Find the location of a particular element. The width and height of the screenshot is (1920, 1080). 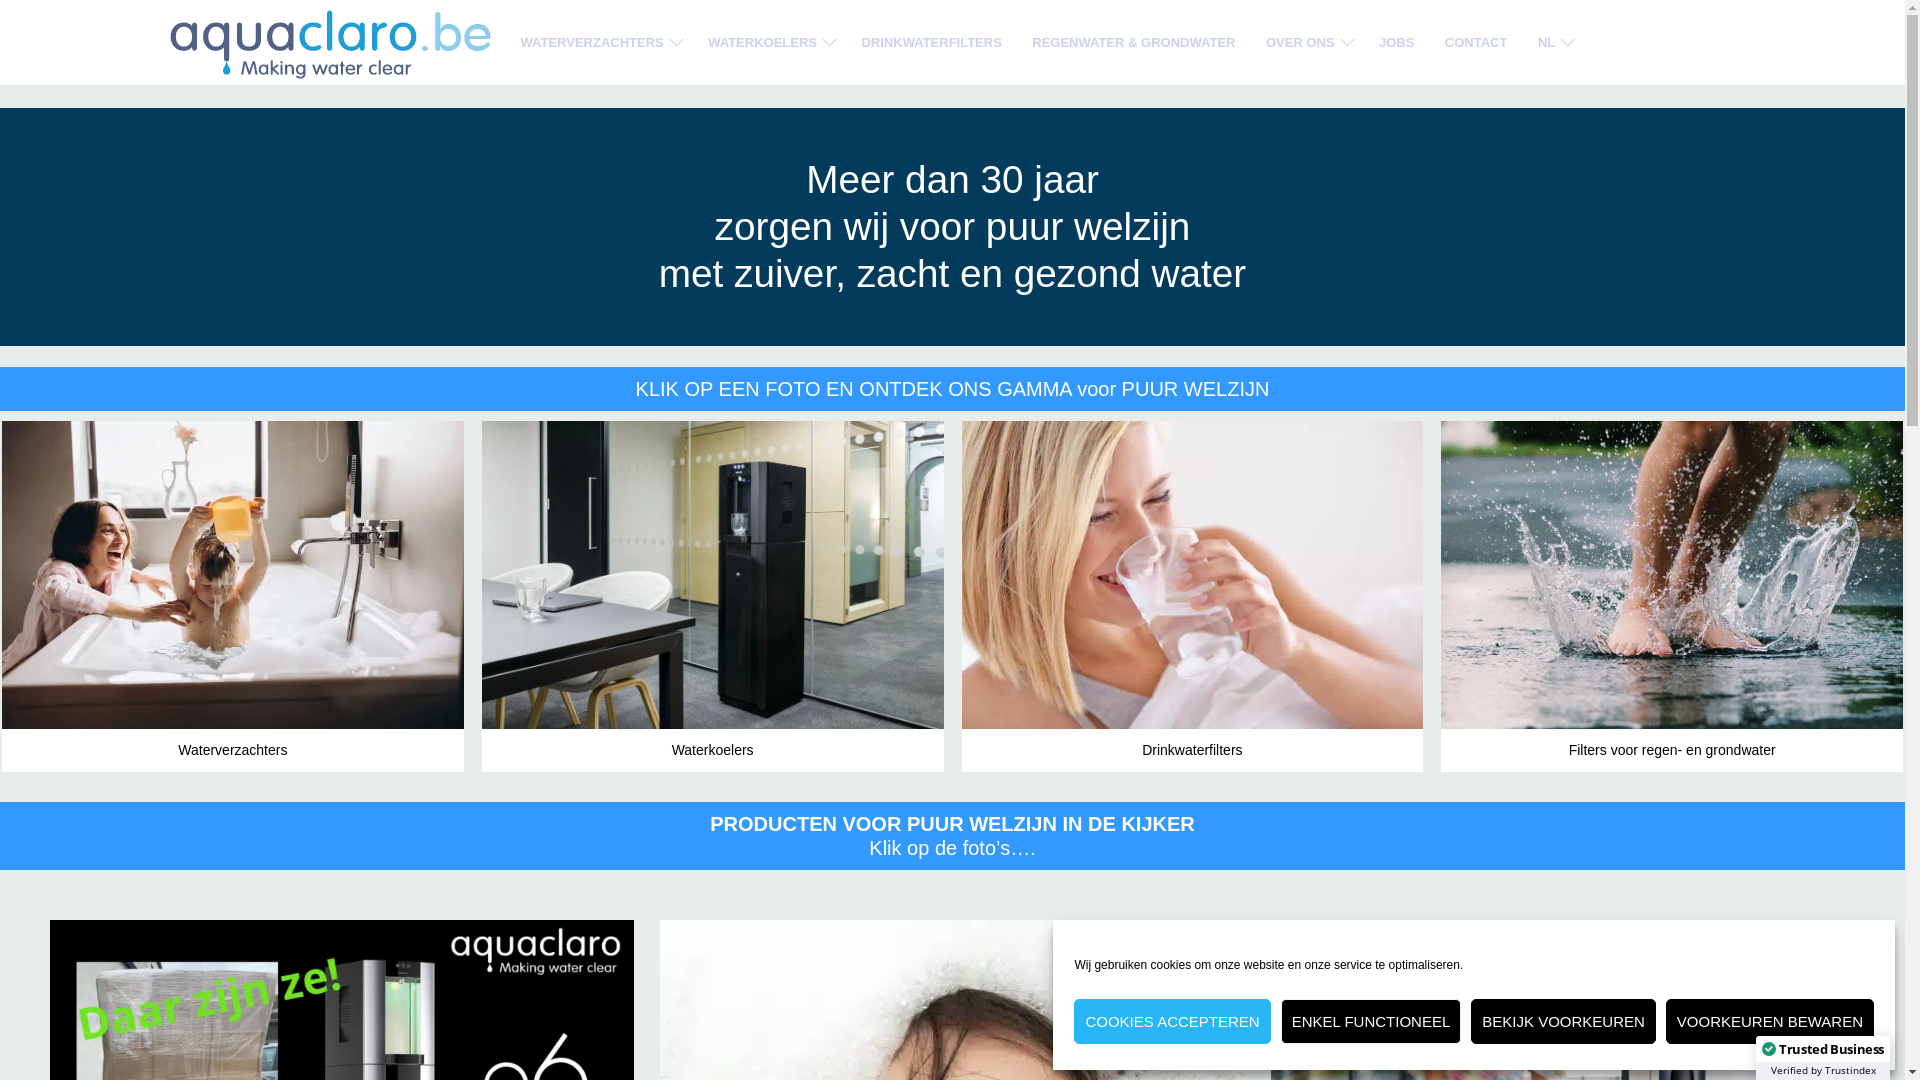

'VOORKEUREN BEWAREN' is located at coordinates (1770, 1021).